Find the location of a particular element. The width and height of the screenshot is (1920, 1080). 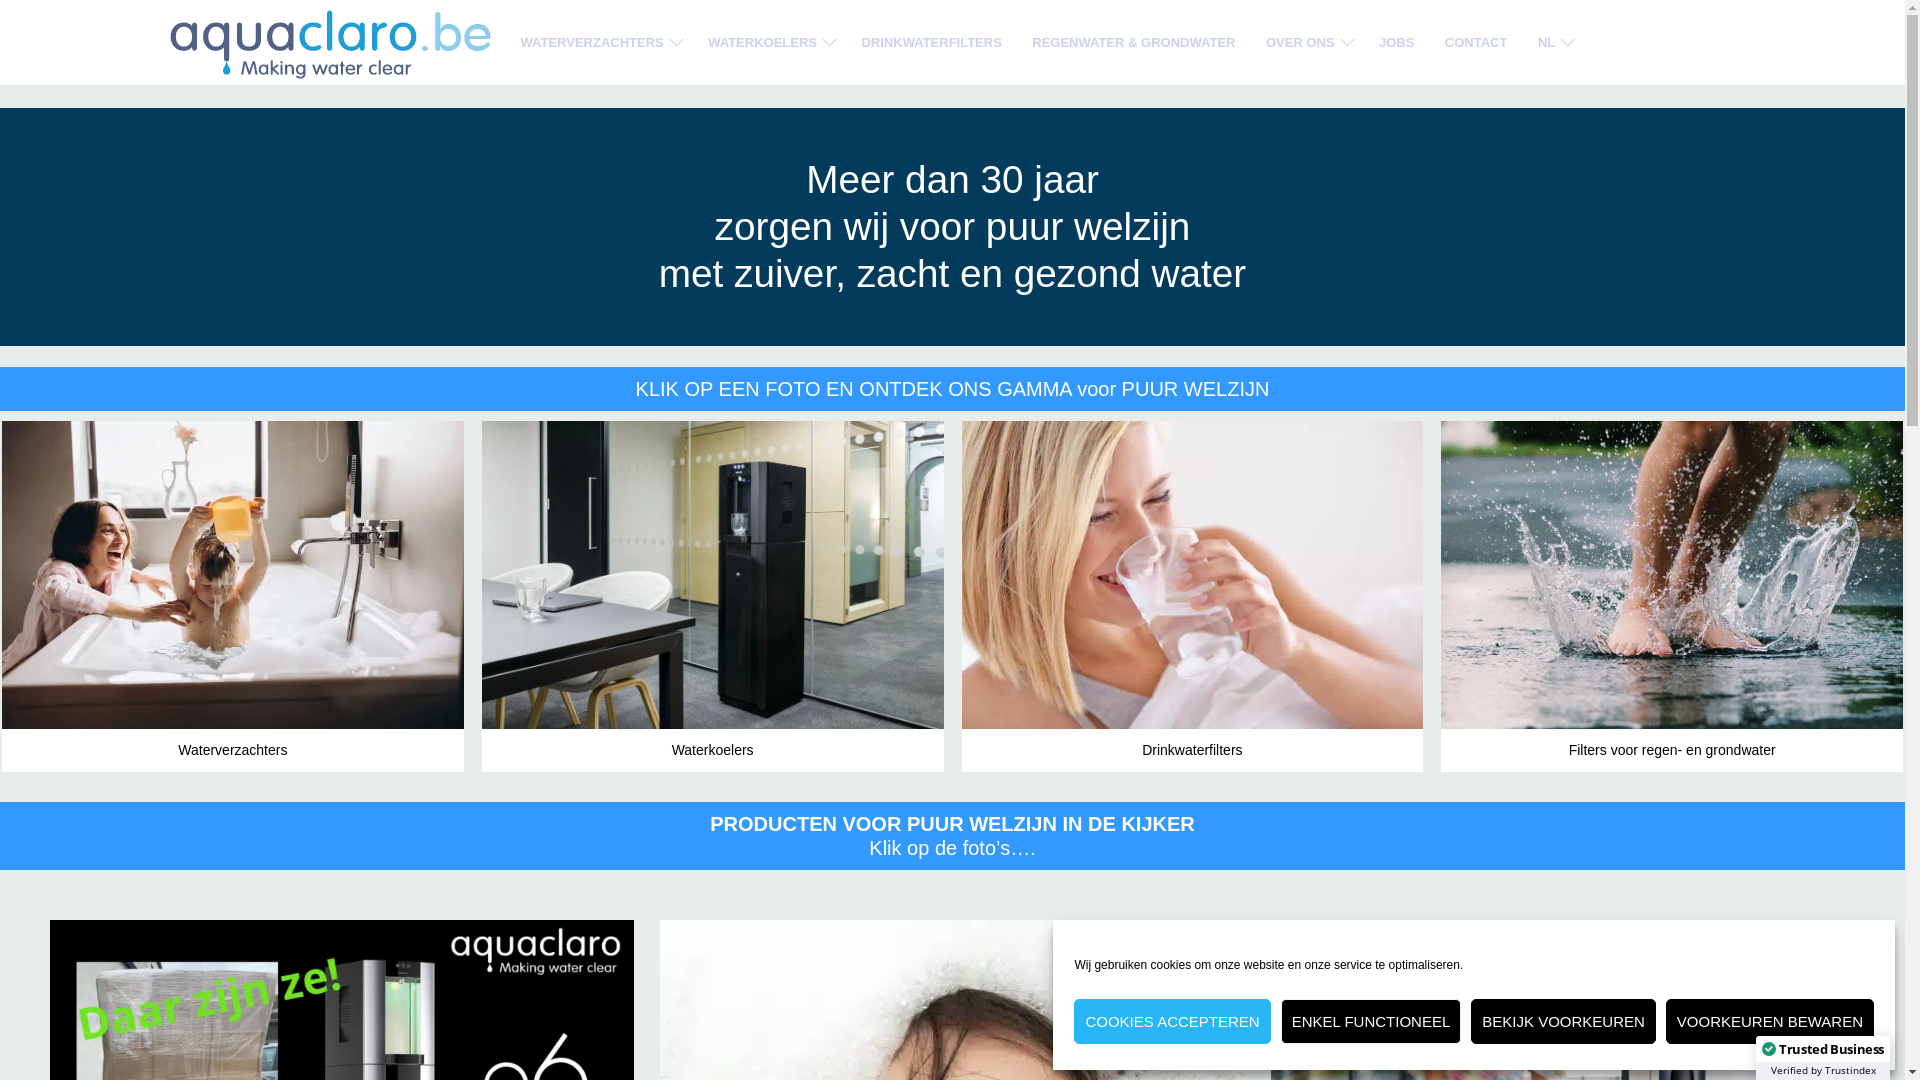

'VOORKEUREN BEWAREN' is located at coordinates (1770, 1021).